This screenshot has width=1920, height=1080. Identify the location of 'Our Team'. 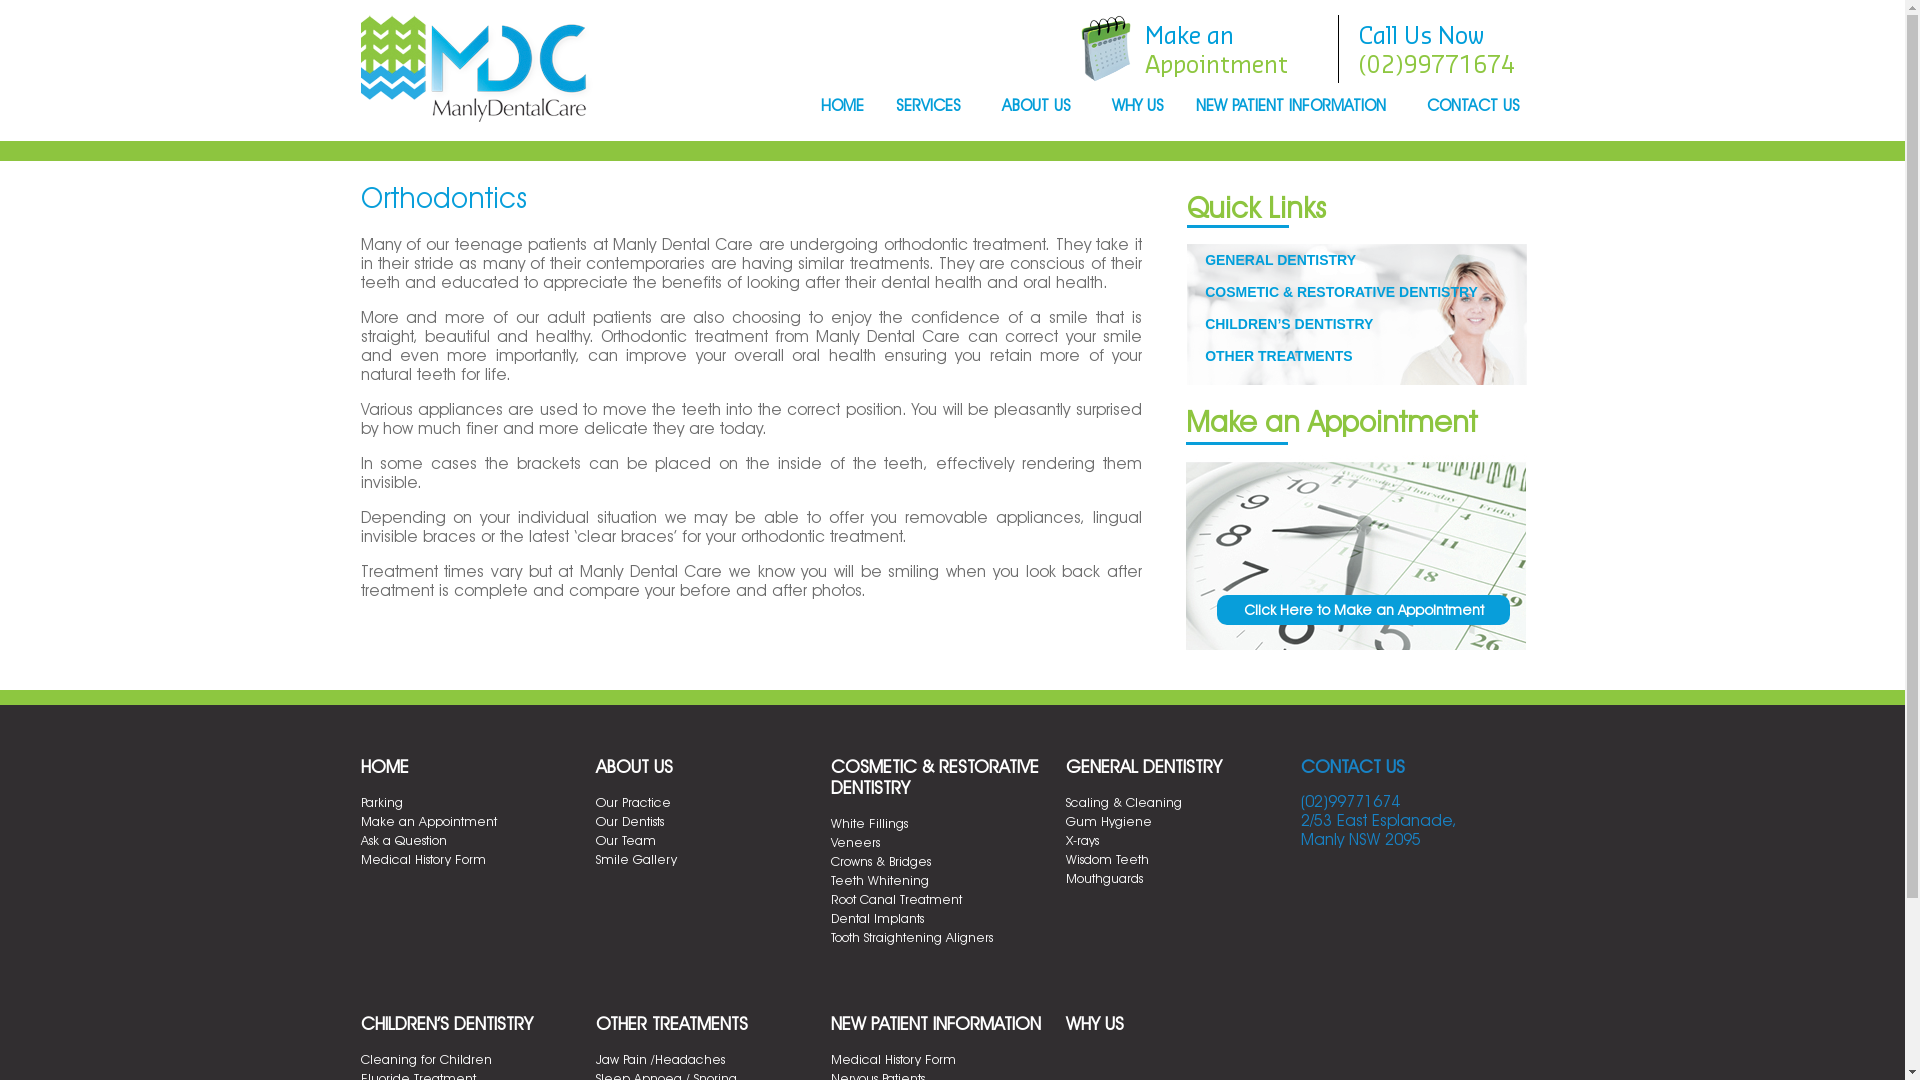
(624, 840).